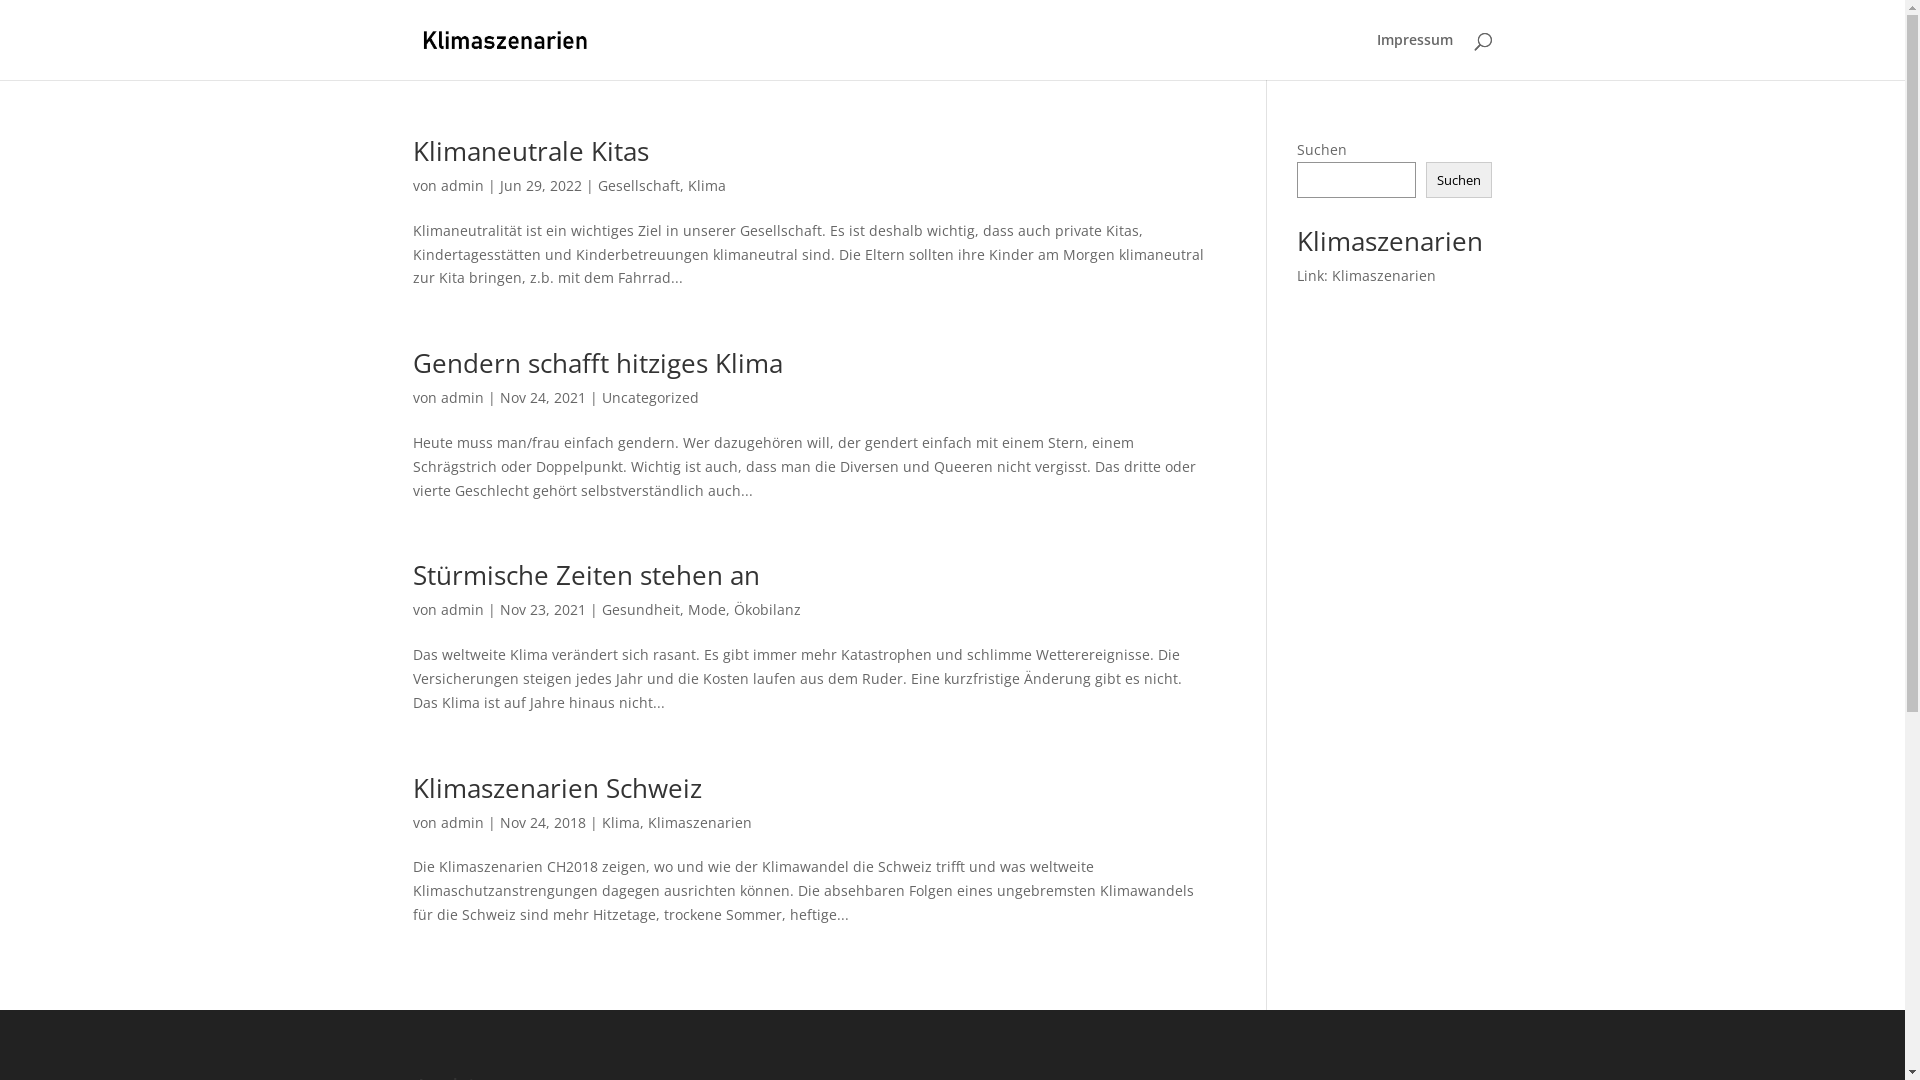 Image resolution: width=1920 pixels, height=1080 pixels. Describe the element at coordinates (641, 608) in the screenshot. I see `'Gesundheit'` at that location.